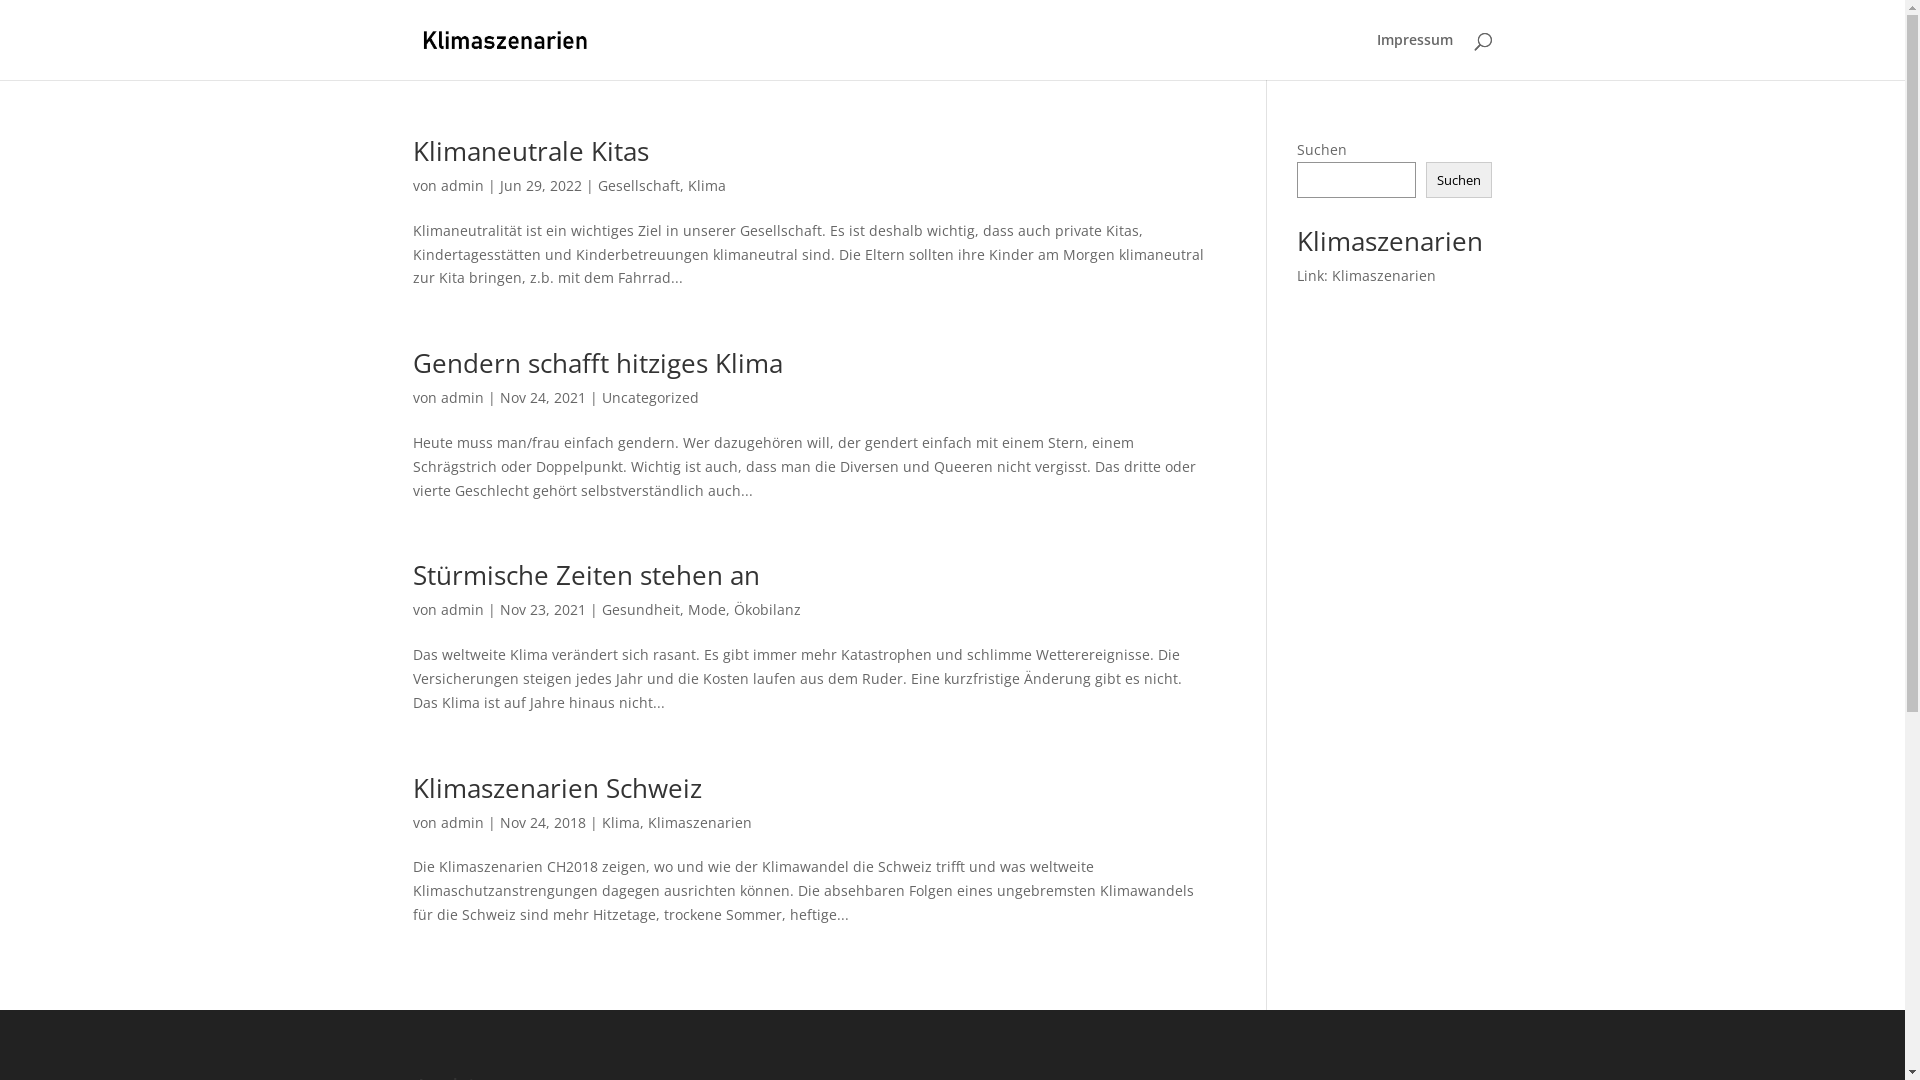 Image resolution: width=1920 pixels, height=1080 pixels. Describe the element at coordinates (641, 608) in the screenshot. I see `'Gesundheit'` at that location.